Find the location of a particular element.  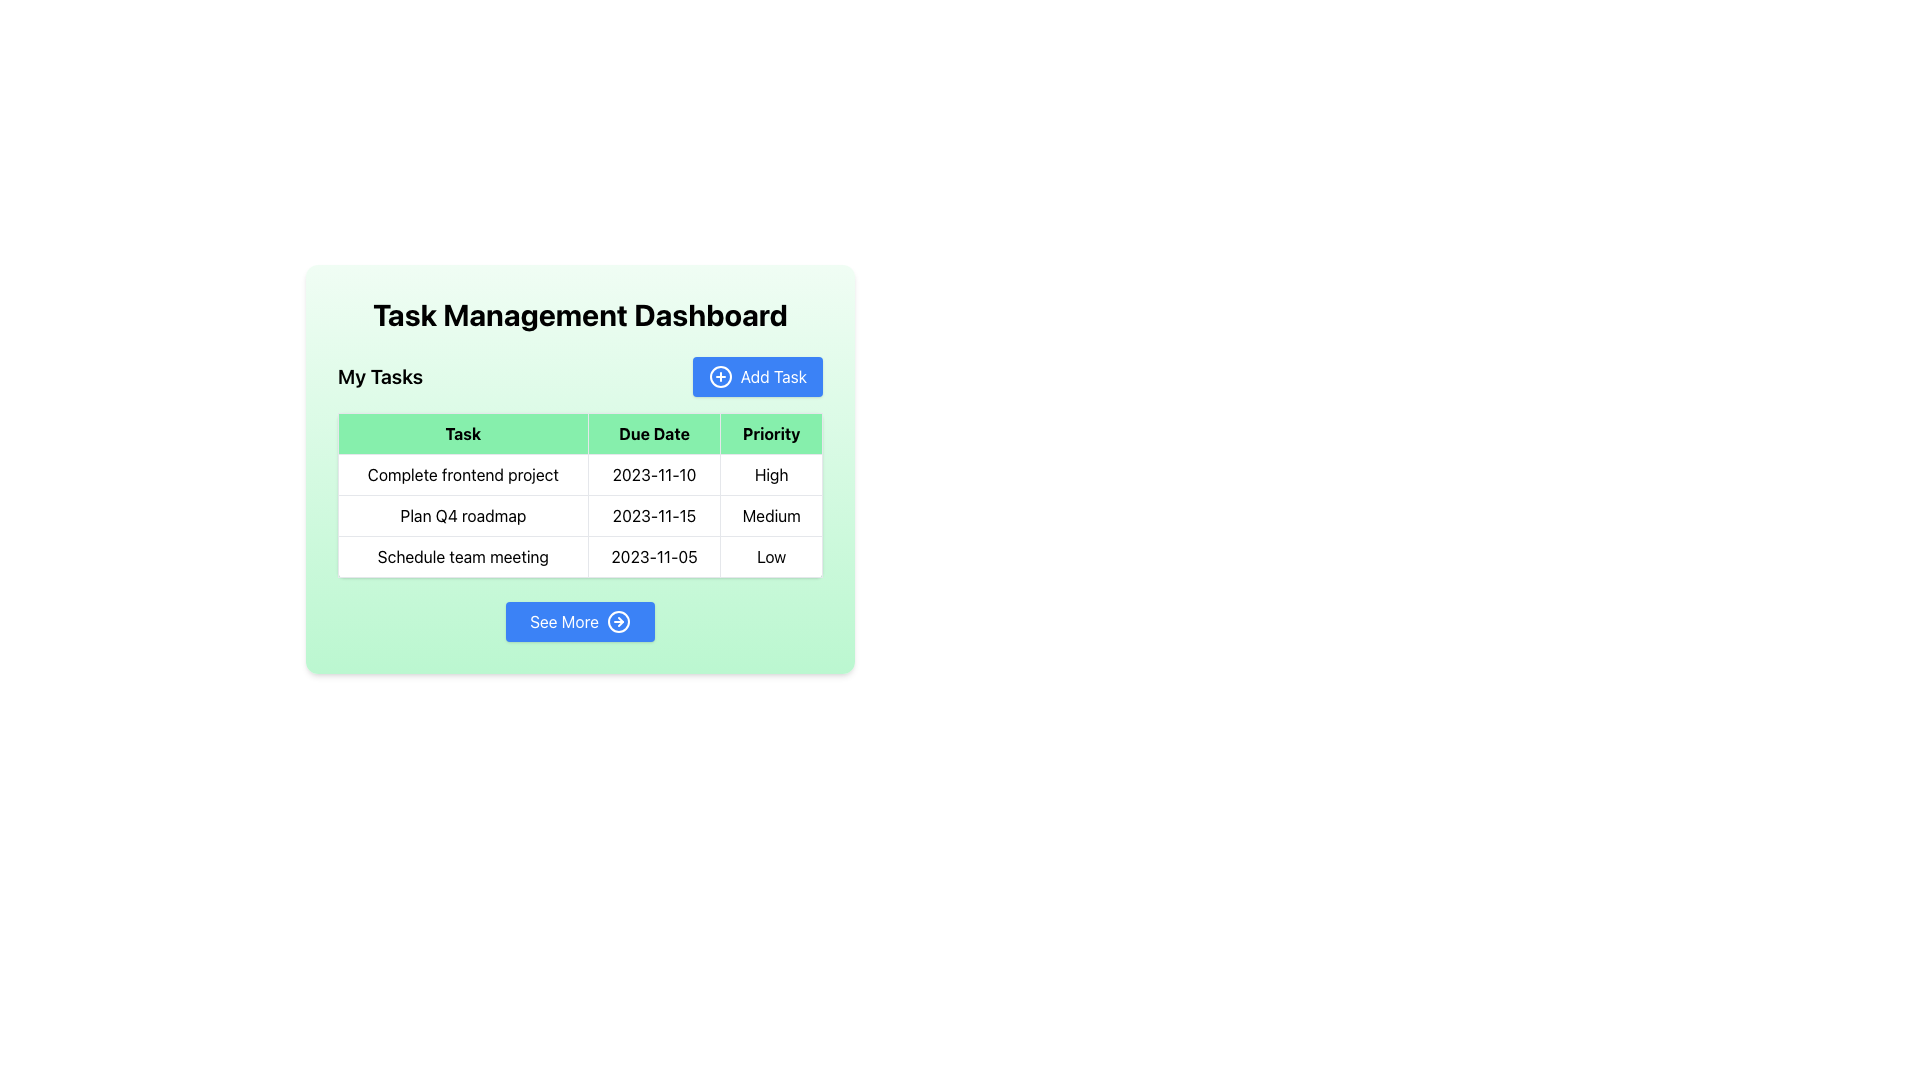

the static text element displaying the date '2023-11-10' in a bold font, which is located in the second column of the first row under the 'Due Date' header is located at coordinates (654, 474).